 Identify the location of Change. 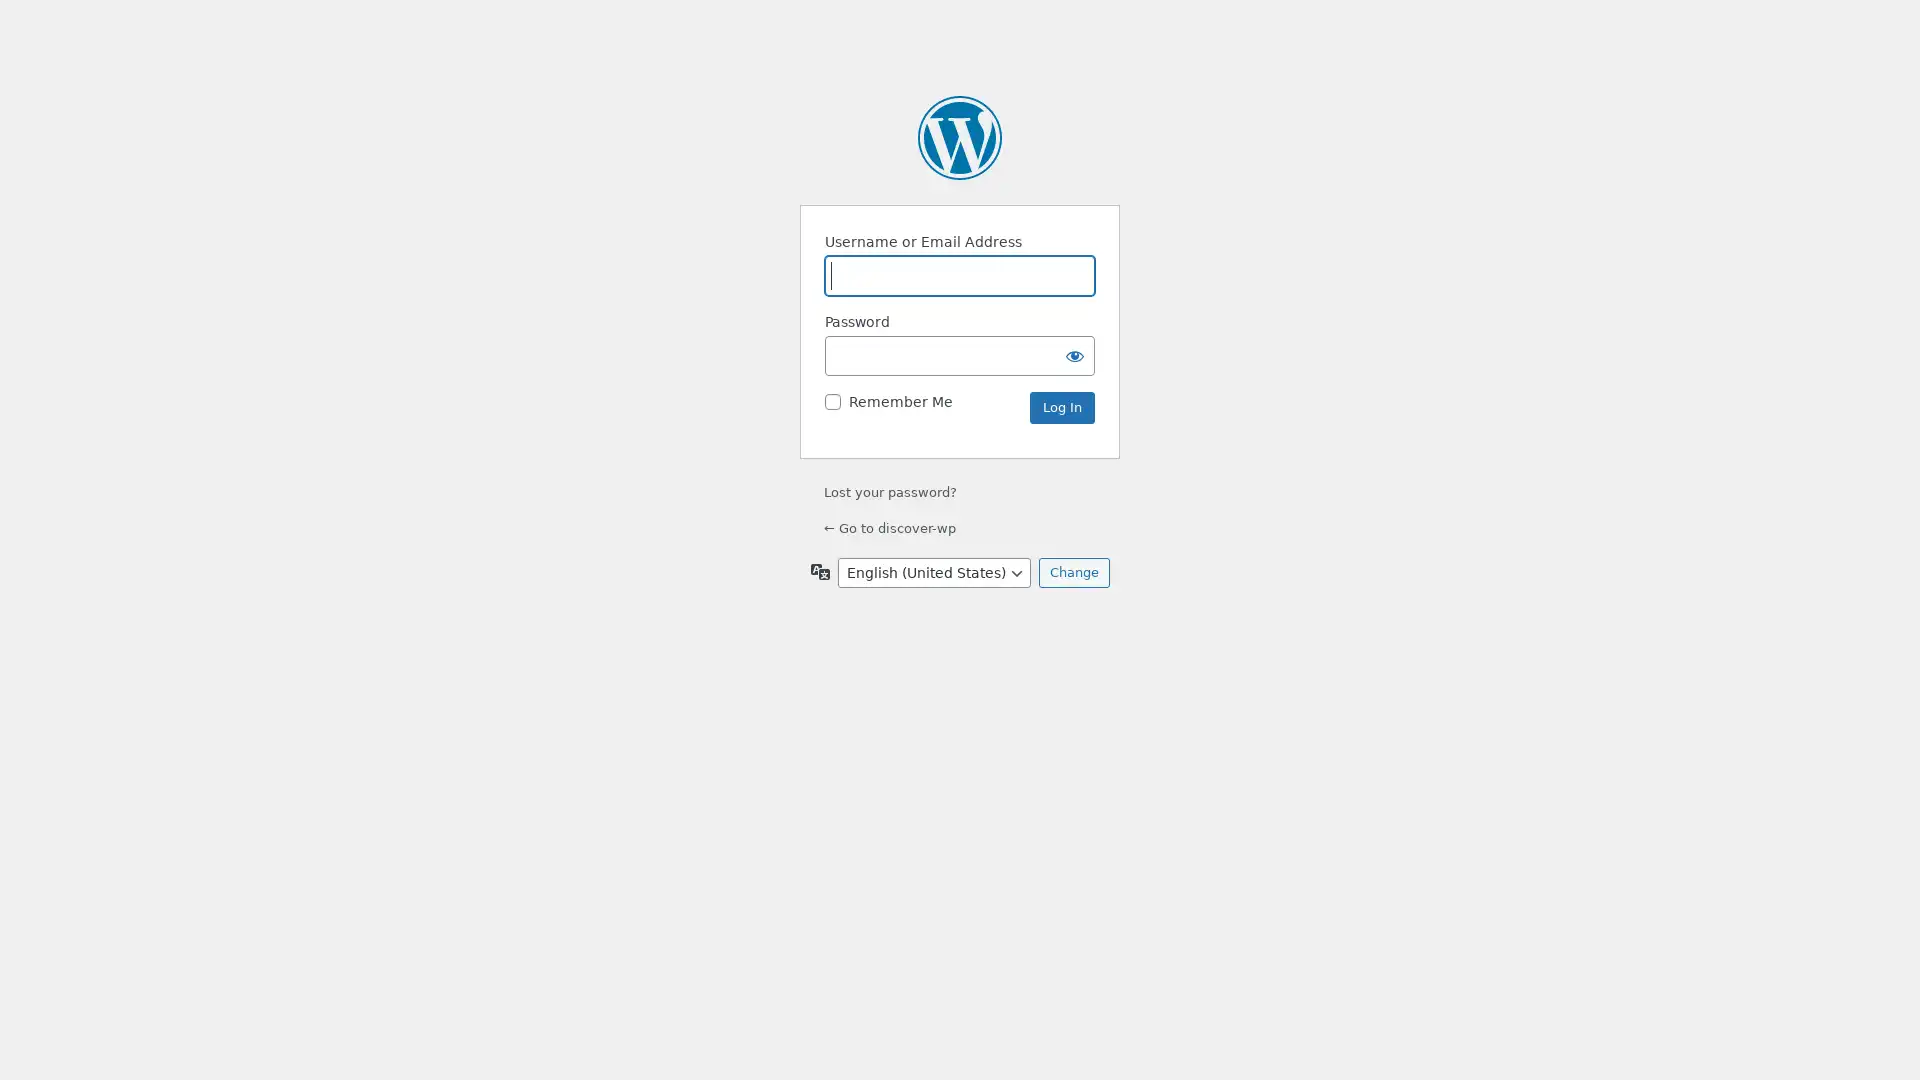
(1072, 573).